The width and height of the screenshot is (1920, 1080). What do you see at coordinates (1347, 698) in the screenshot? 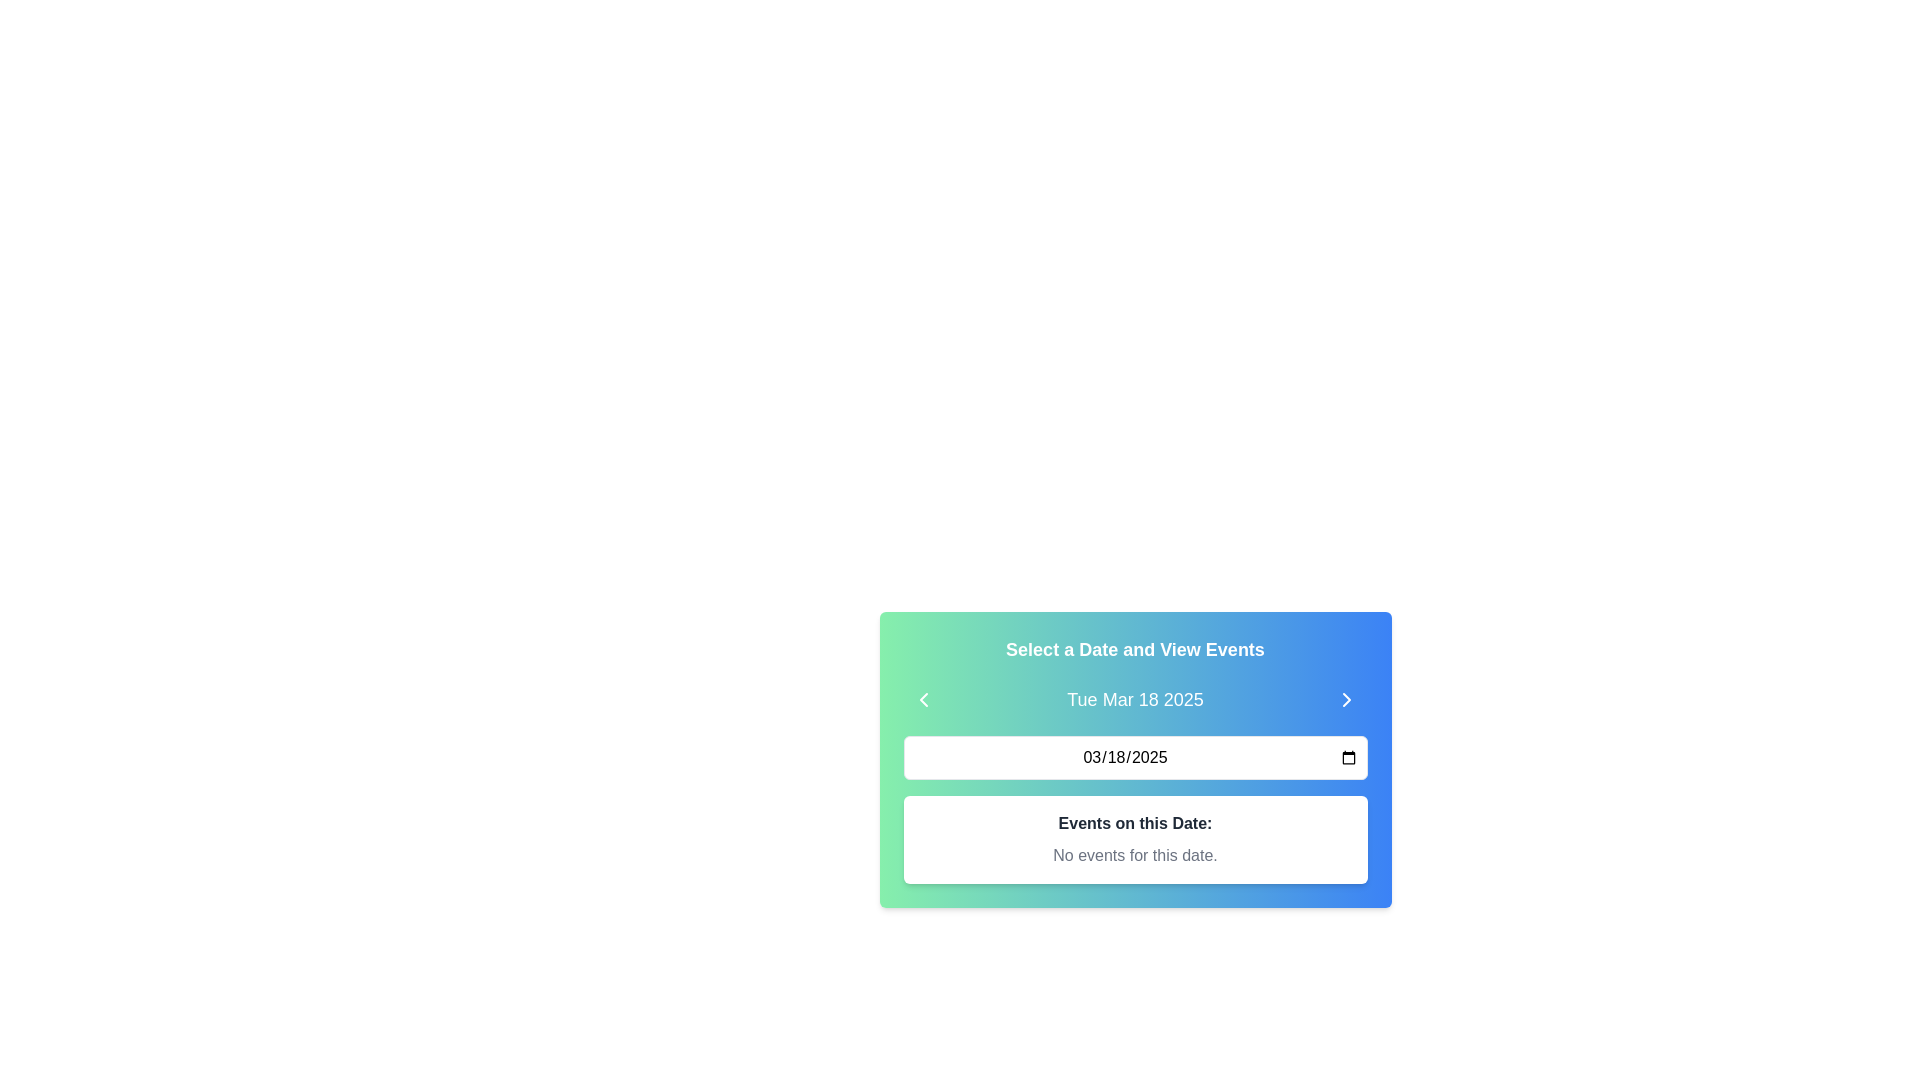
I see `the forward navigation icon located in the top-right of the blue header section of the interface` at bounding box center [1347, 698].